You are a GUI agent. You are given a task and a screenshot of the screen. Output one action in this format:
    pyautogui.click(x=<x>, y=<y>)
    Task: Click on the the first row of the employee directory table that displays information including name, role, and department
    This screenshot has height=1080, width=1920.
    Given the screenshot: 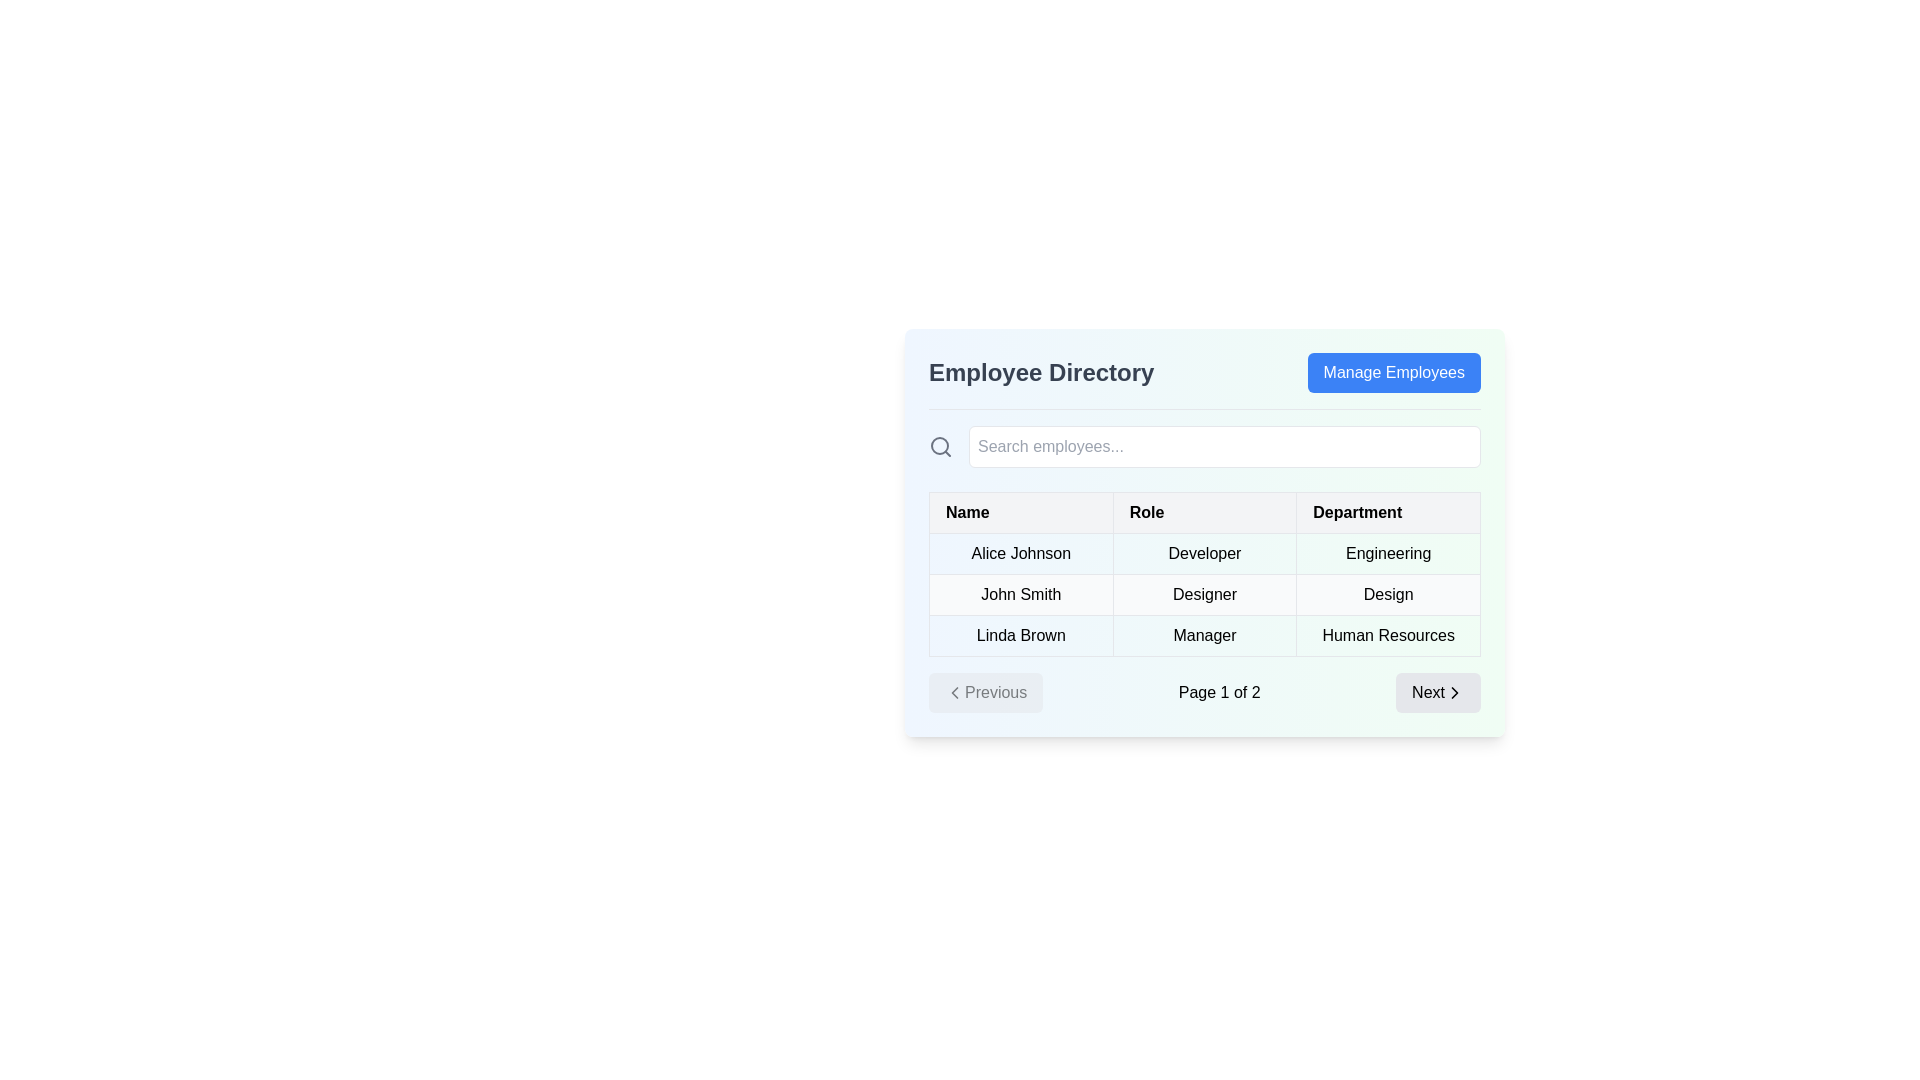 What is the action you would take?
    pyautogui.click(x=1203, y=554)
    